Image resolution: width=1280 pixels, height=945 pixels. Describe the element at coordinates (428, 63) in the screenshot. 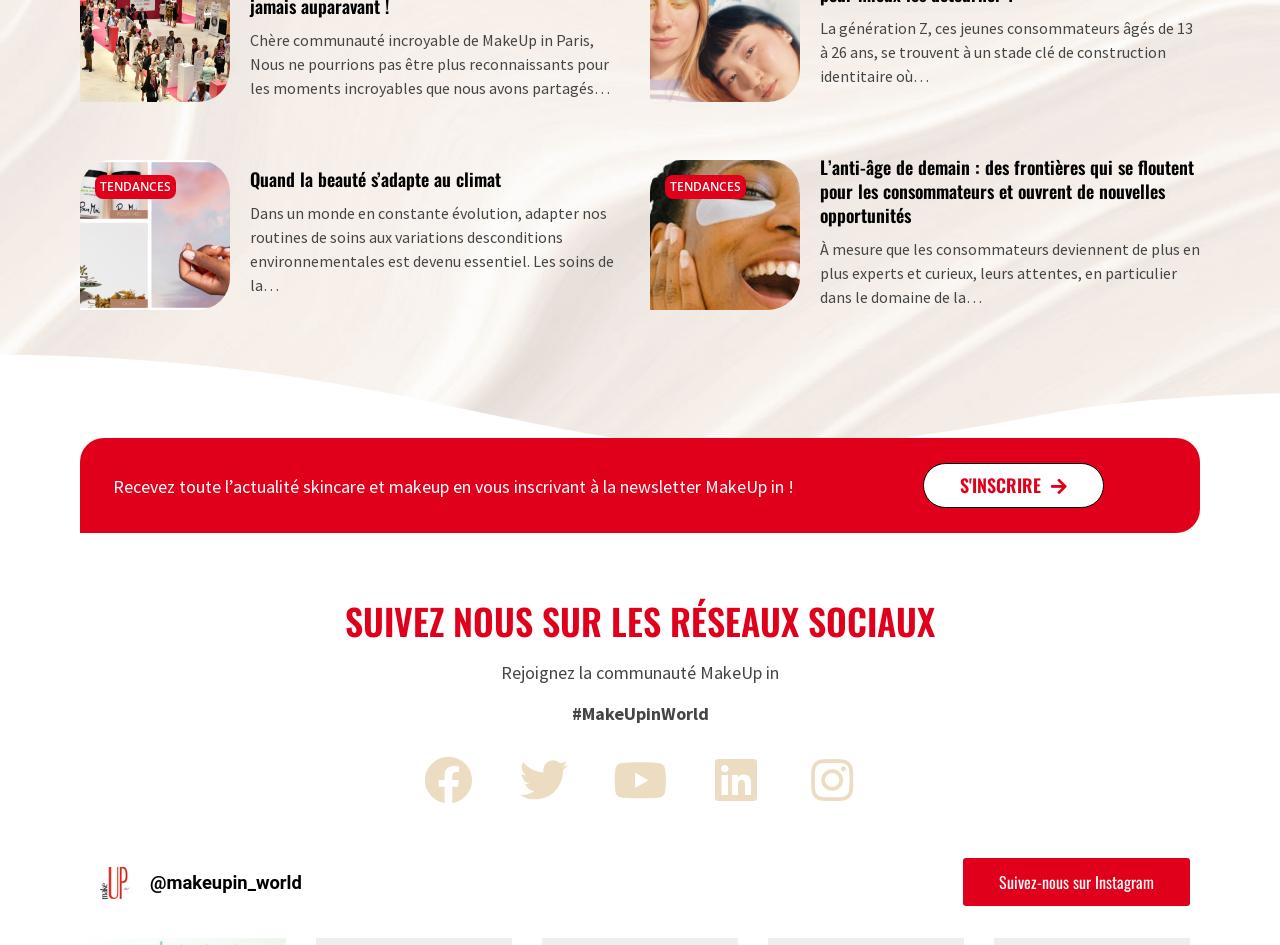

I see `'Chère communauté incroyable de MakeUp in Paris, Nous ne pourrions pas être plus reconnaissants pour les moments incroyables que nous avons partagés…'` at that location.